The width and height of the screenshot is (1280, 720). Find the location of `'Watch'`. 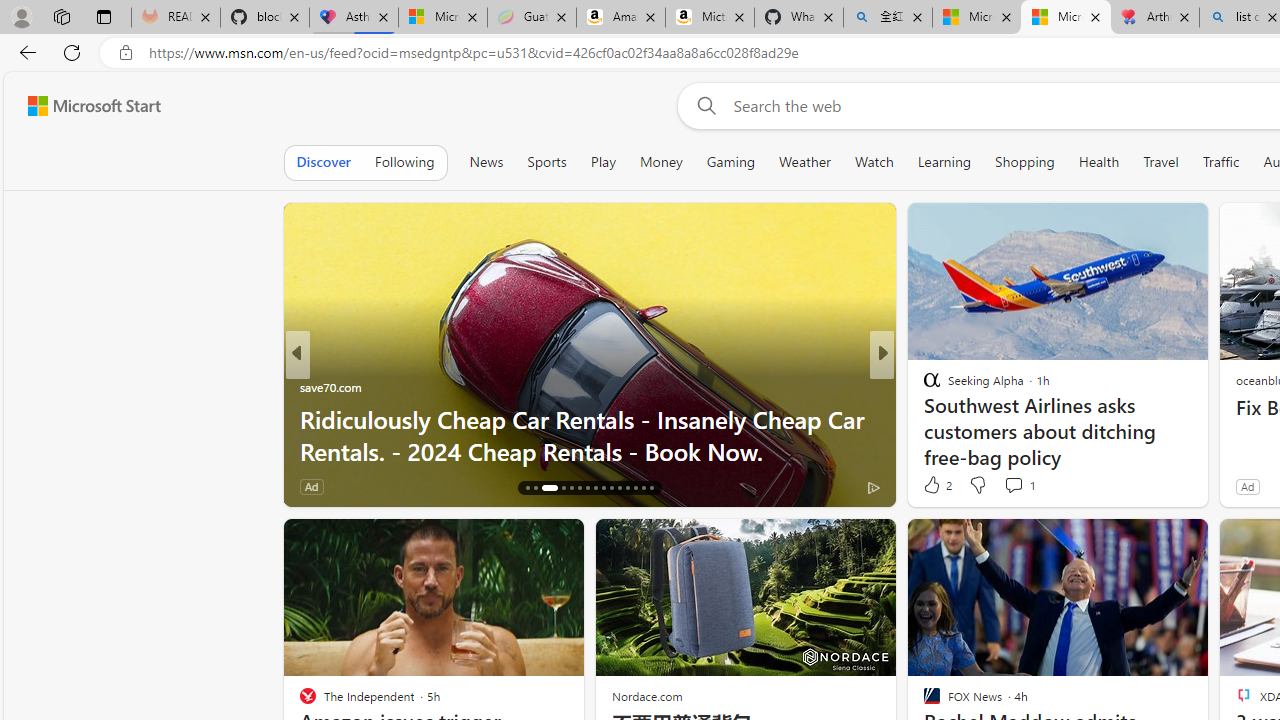

'Watch' is located at coordinates (874, 161).